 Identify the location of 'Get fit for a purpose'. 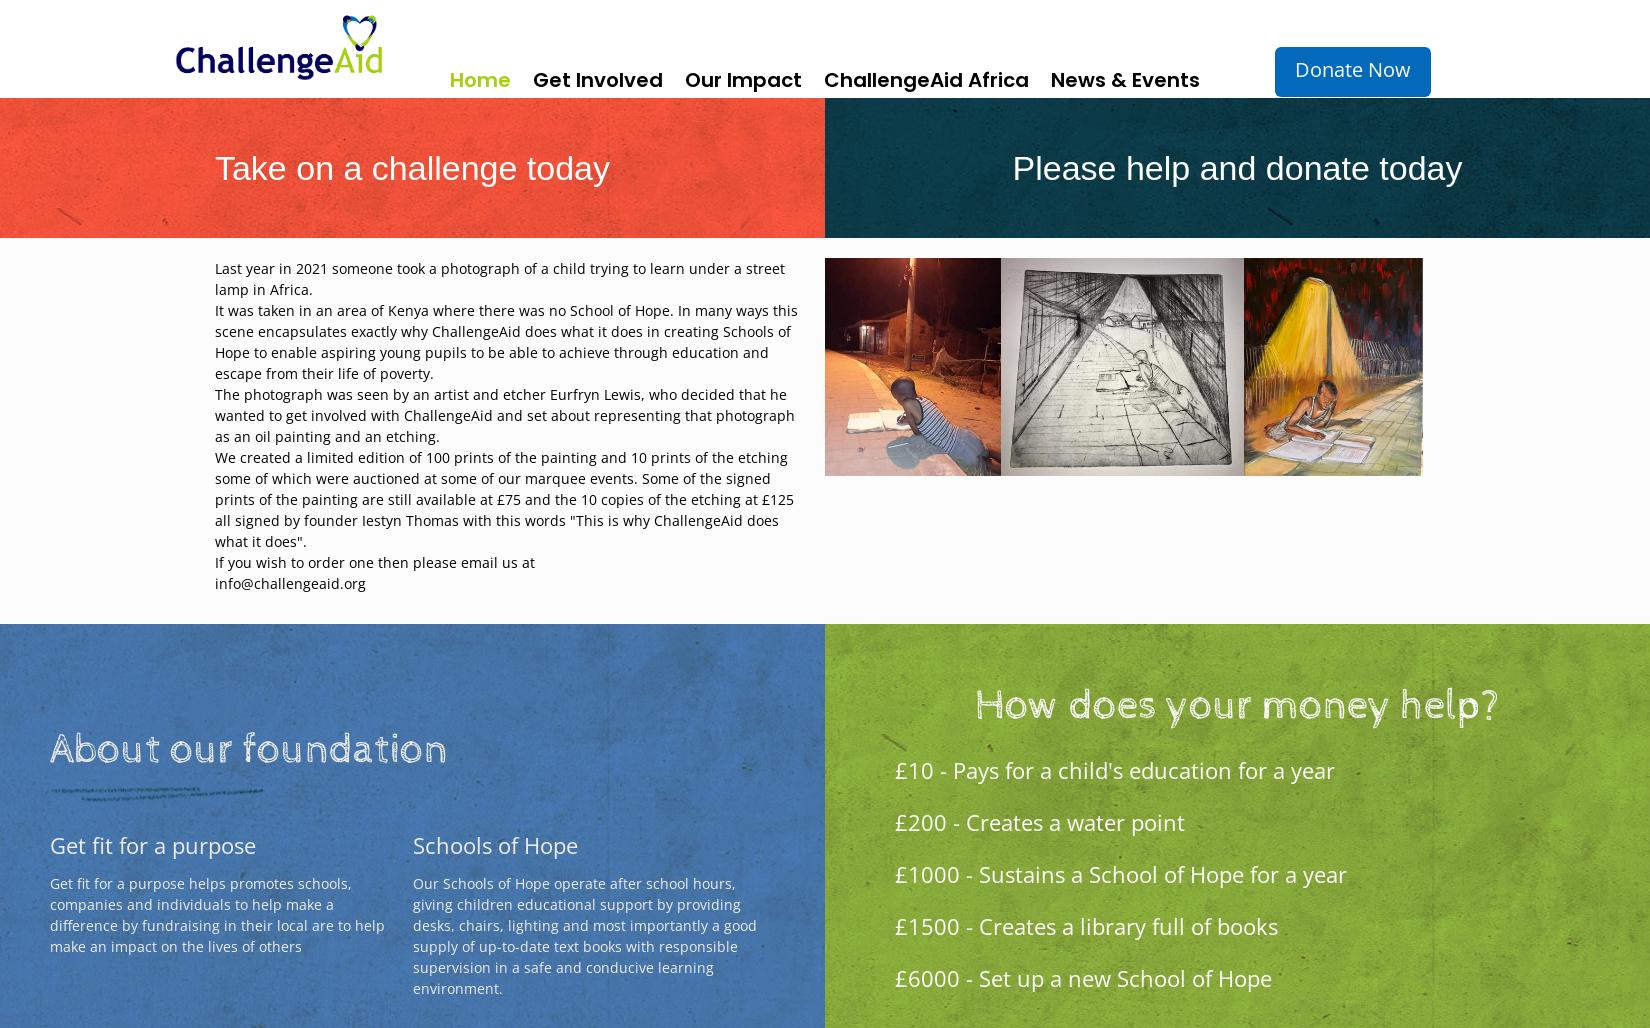
(151, 842).